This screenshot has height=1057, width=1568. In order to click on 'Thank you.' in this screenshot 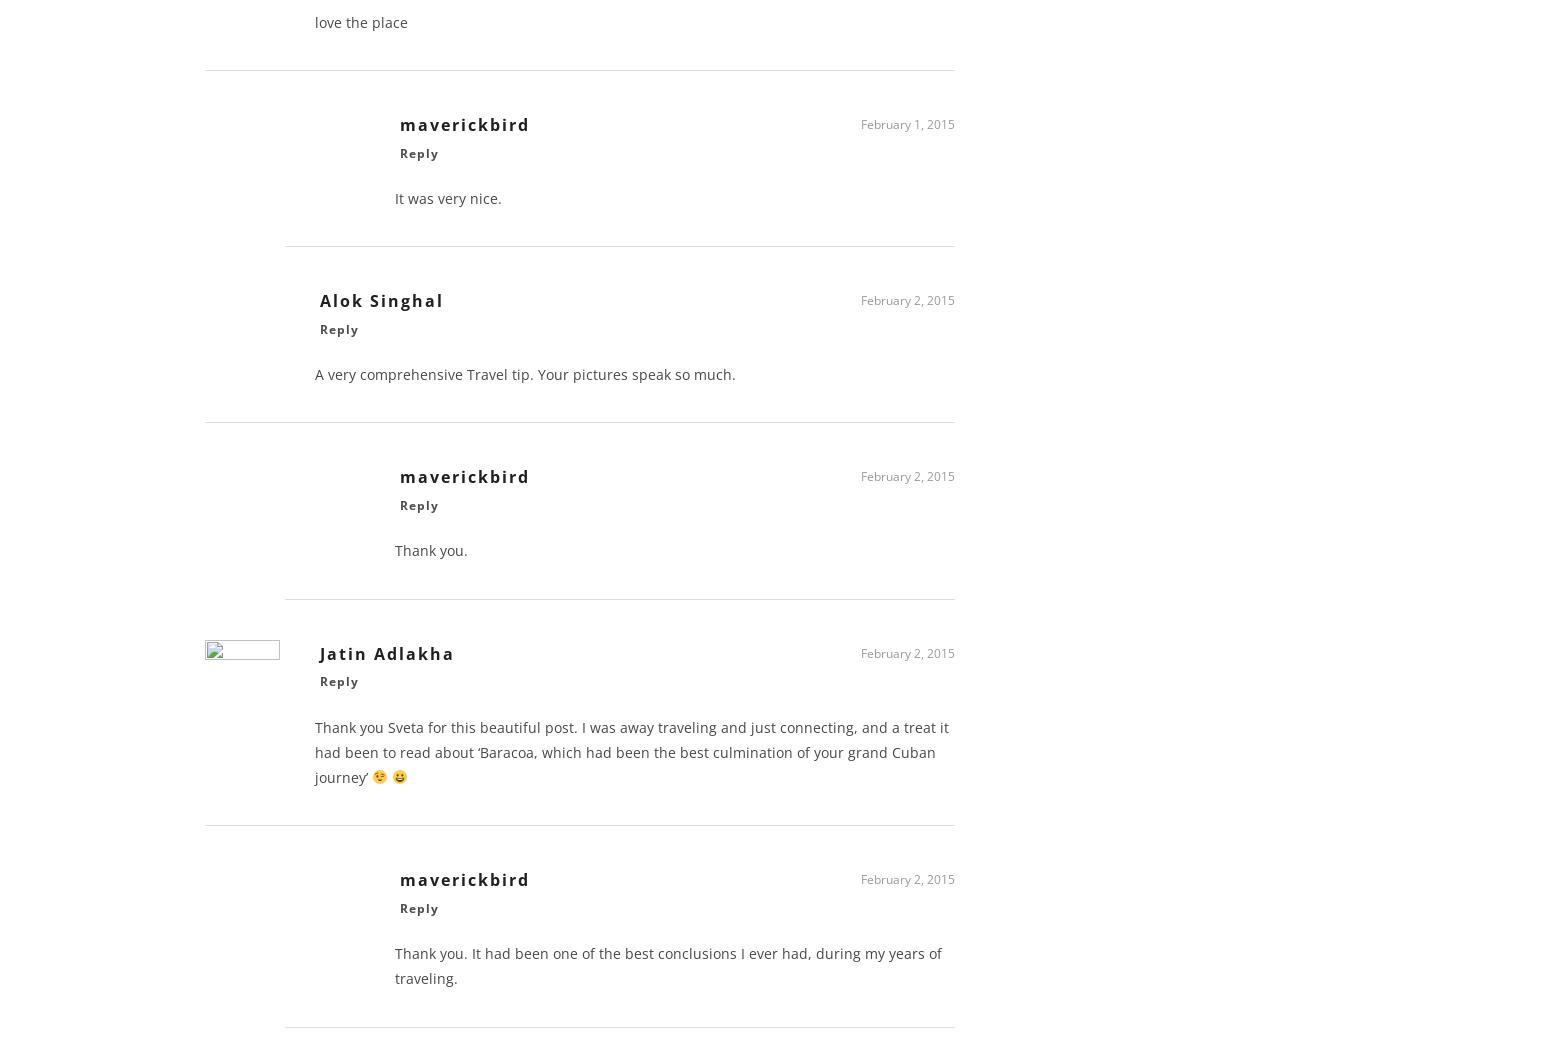, I will do `click(431, 556)`.